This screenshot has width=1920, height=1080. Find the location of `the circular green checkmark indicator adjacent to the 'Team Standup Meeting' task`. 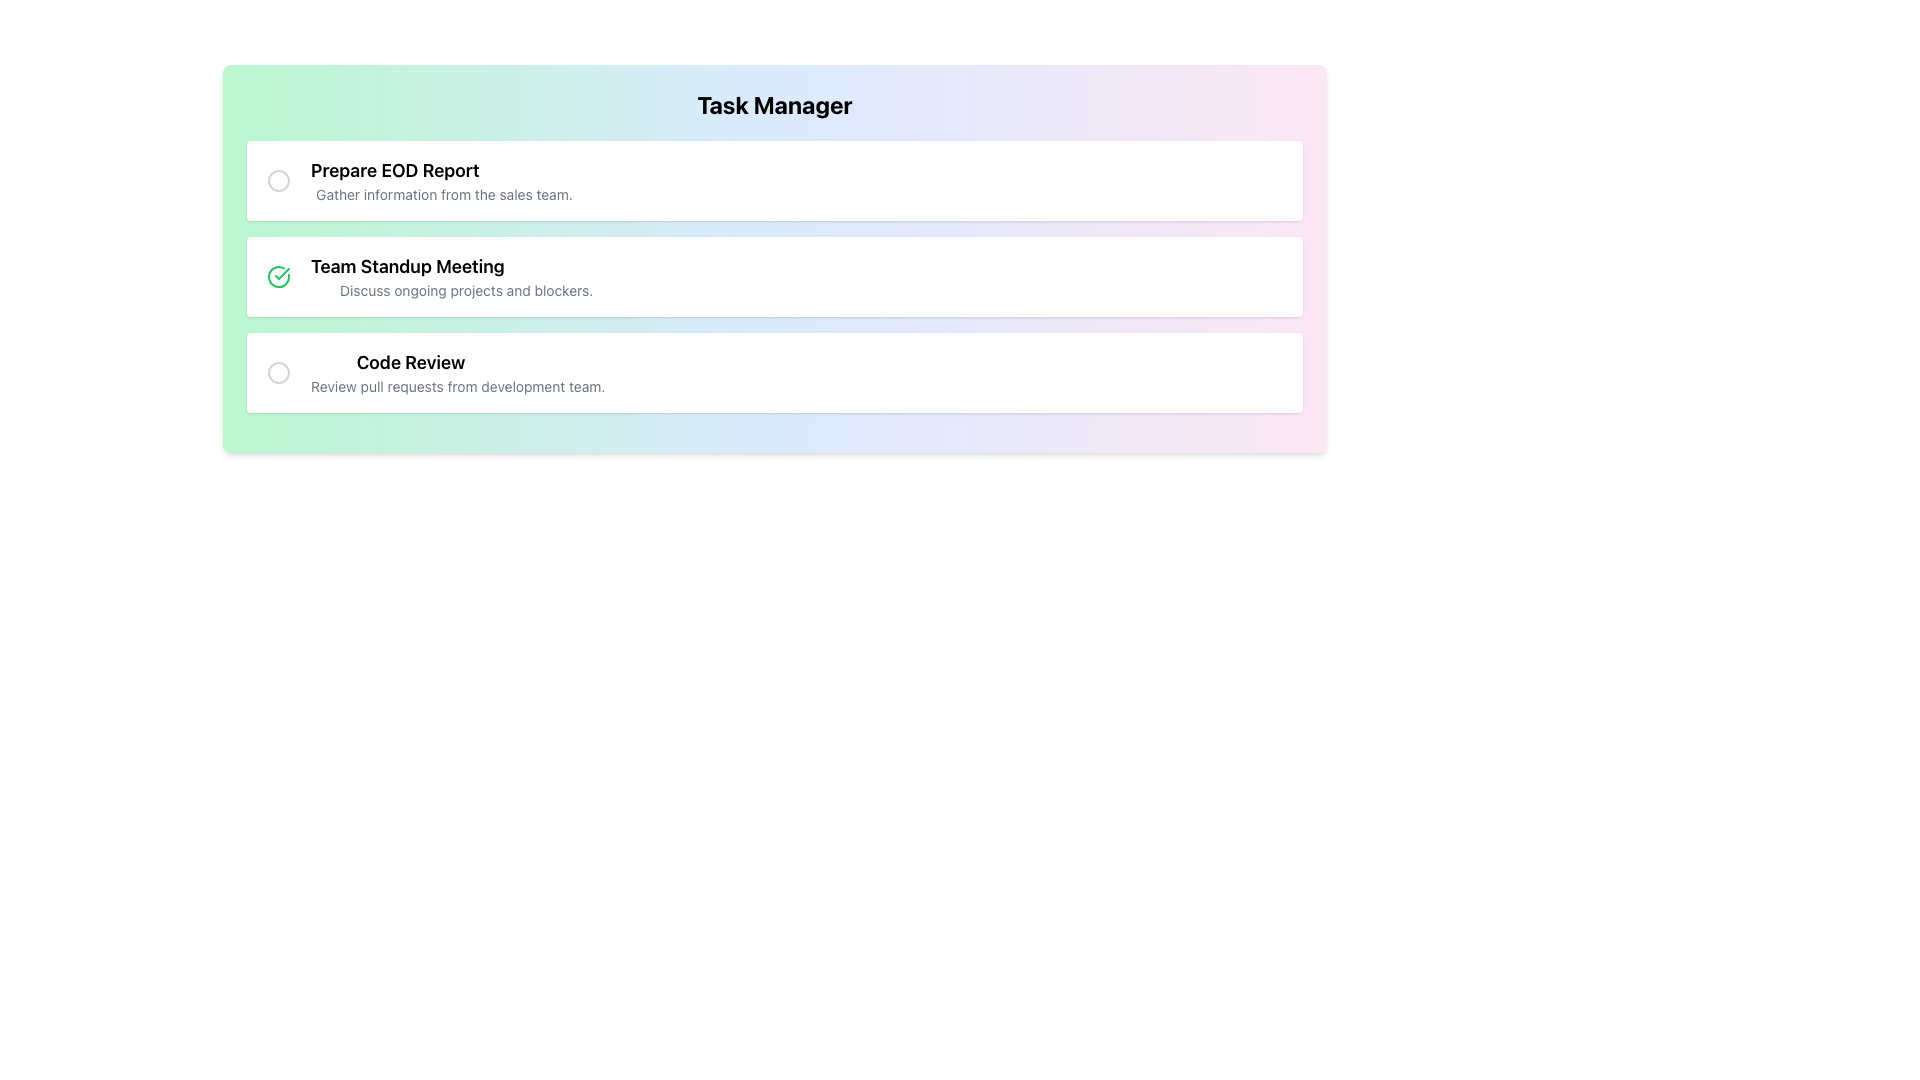

the circular green checkmark indicator adjacent to the 'Team Standup Meeting' task is located at coordinates (277, 277).